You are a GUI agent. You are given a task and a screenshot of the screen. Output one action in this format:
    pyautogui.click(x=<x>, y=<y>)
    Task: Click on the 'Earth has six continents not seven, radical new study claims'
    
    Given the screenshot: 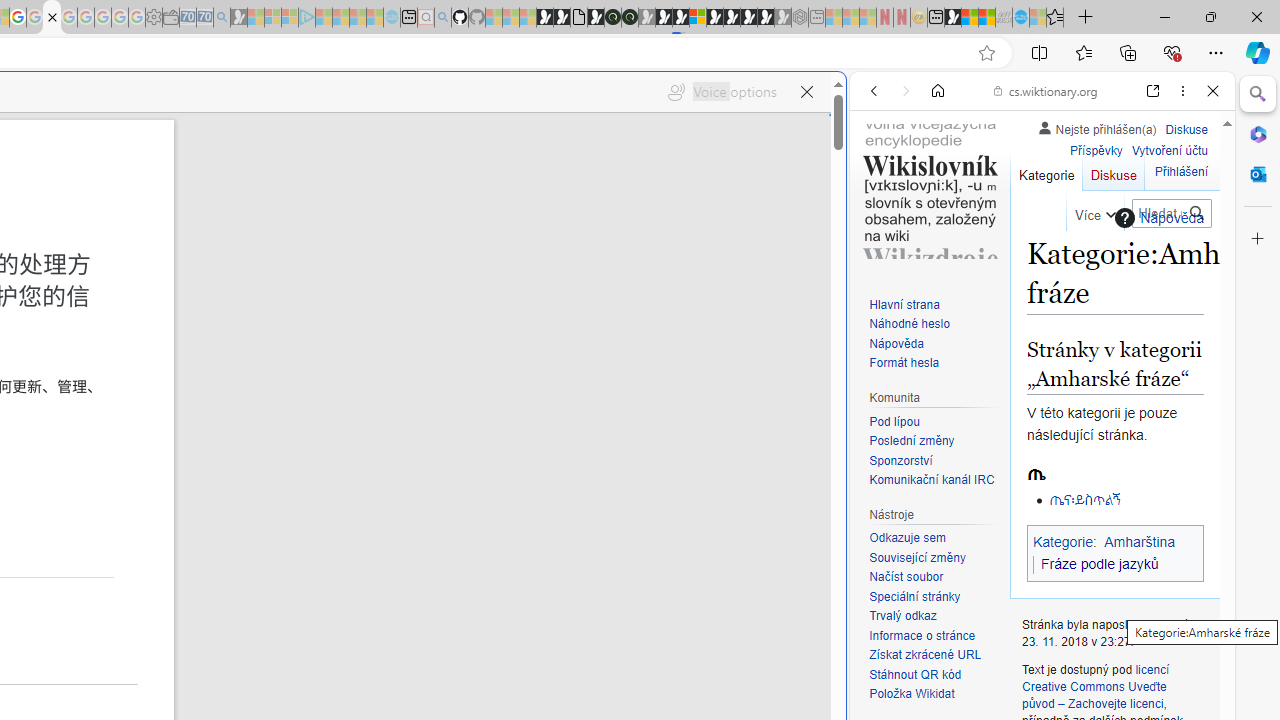 What is the action you would take?
    pyautogui.click(x=986, y=17)
    